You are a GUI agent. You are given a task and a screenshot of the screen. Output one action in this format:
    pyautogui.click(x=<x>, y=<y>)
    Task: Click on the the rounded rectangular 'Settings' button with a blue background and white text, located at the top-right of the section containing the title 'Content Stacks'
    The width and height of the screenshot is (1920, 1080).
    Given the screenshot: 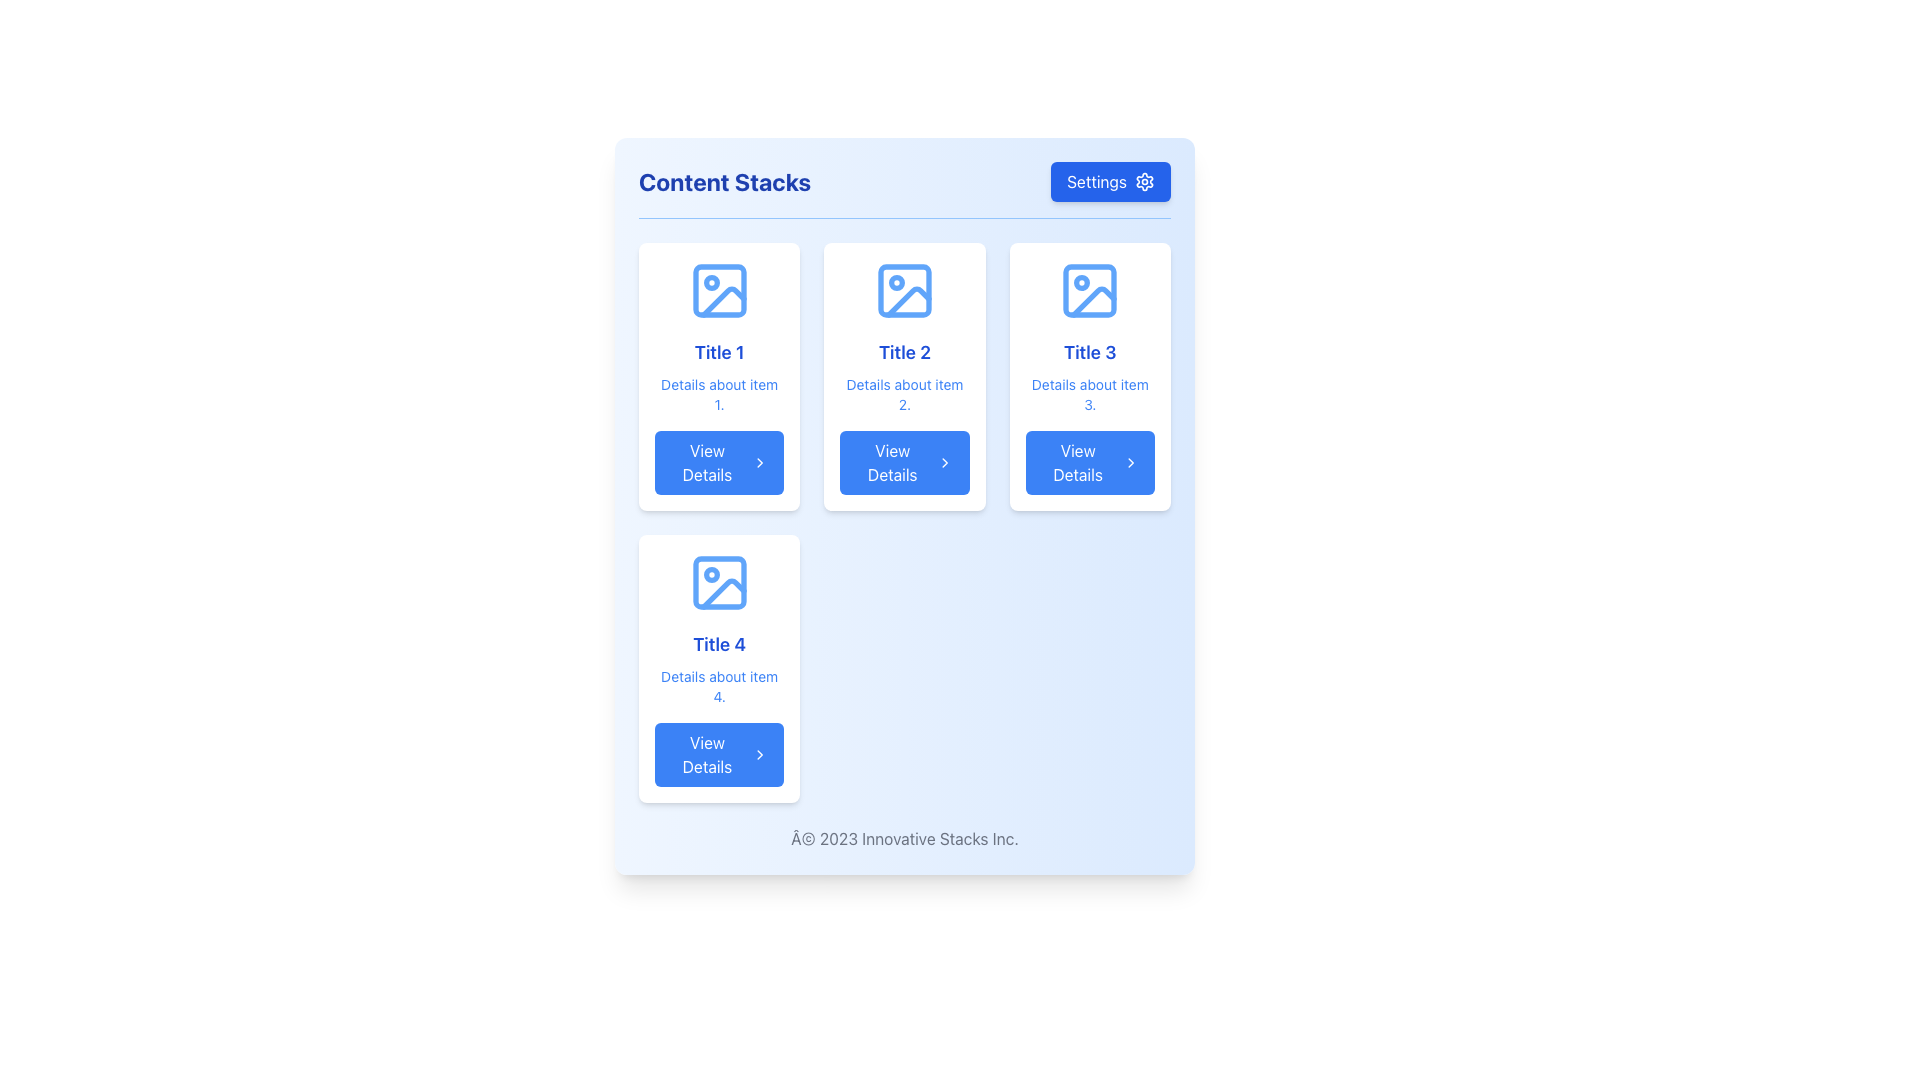 What is the action you would take?
    pyautogui.click(x=1110, y=181)
    